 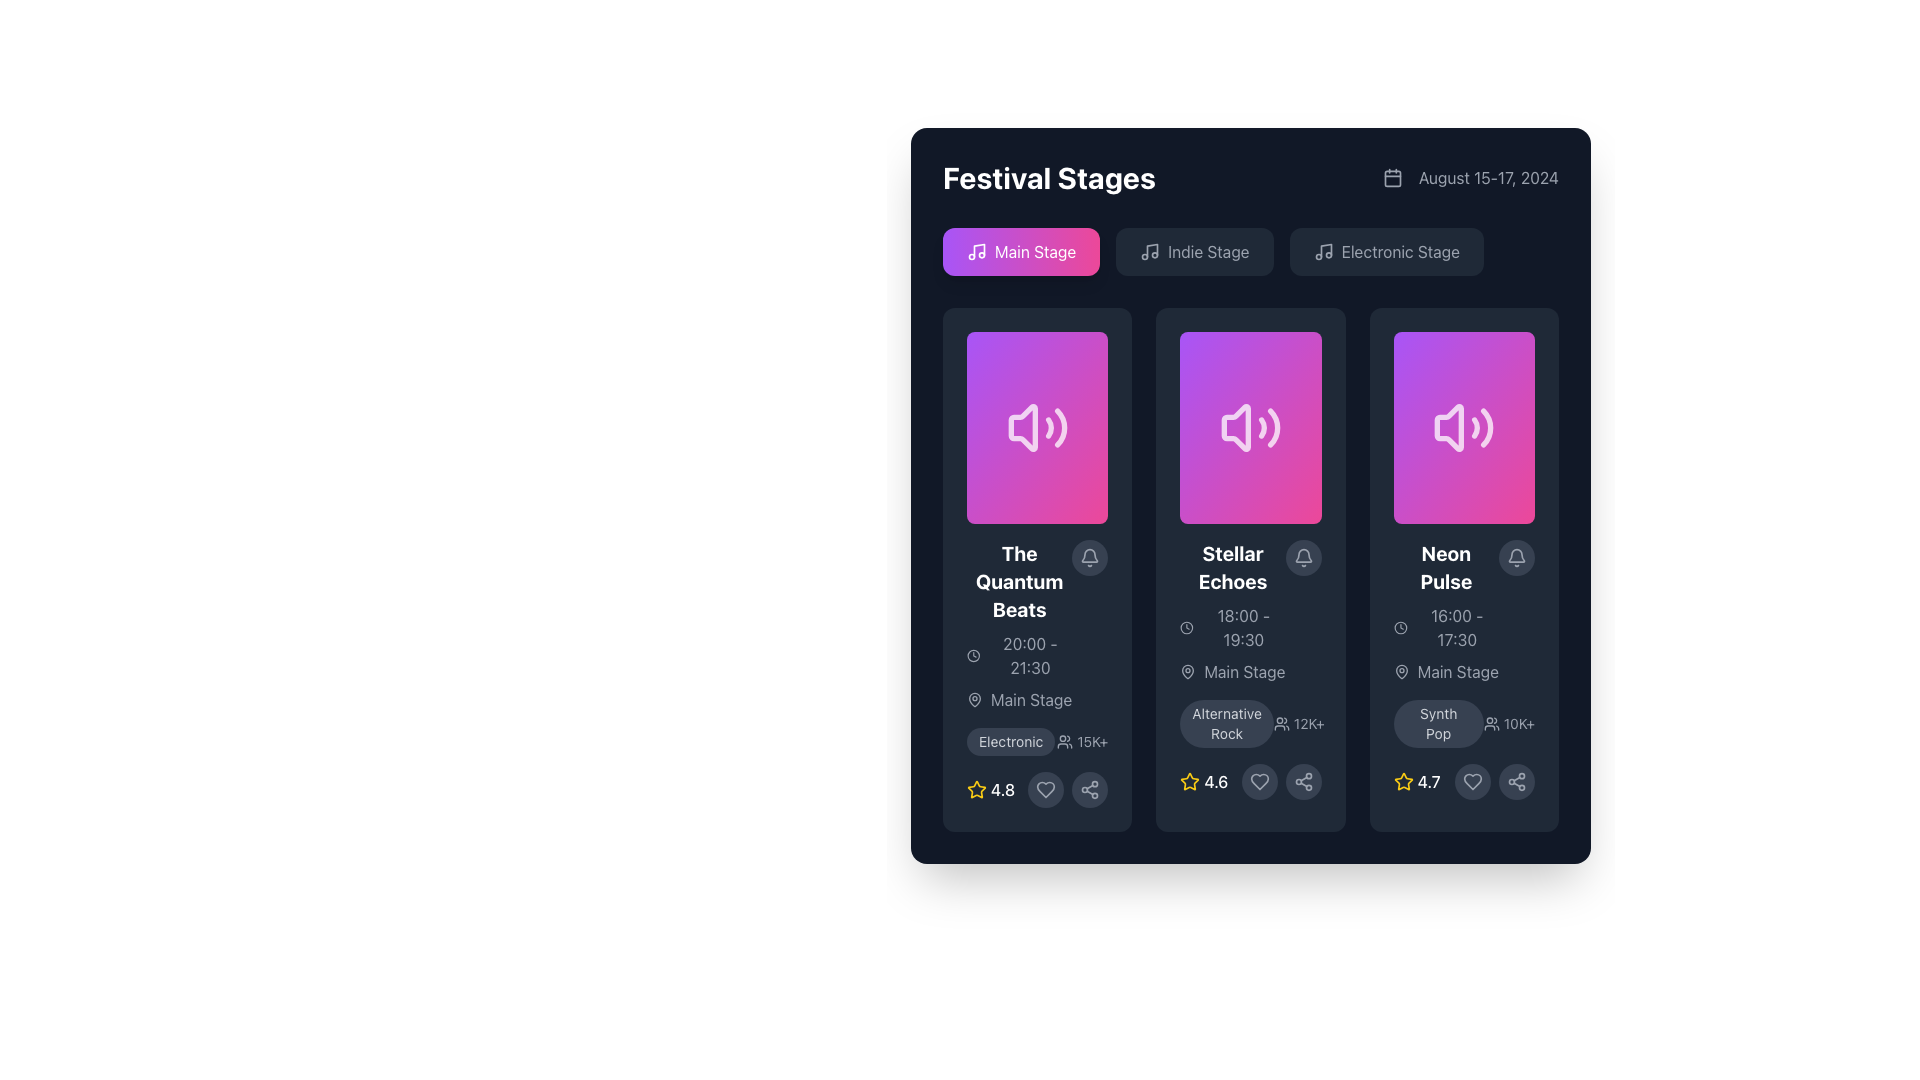 What do you see at coordinates (1272, 427) in the screenshot?
I see `the third wave-like symbol representing sound dynamics within the 'Stellar Echoes' card to initiate interactions` at bounding box center [1272, 427].